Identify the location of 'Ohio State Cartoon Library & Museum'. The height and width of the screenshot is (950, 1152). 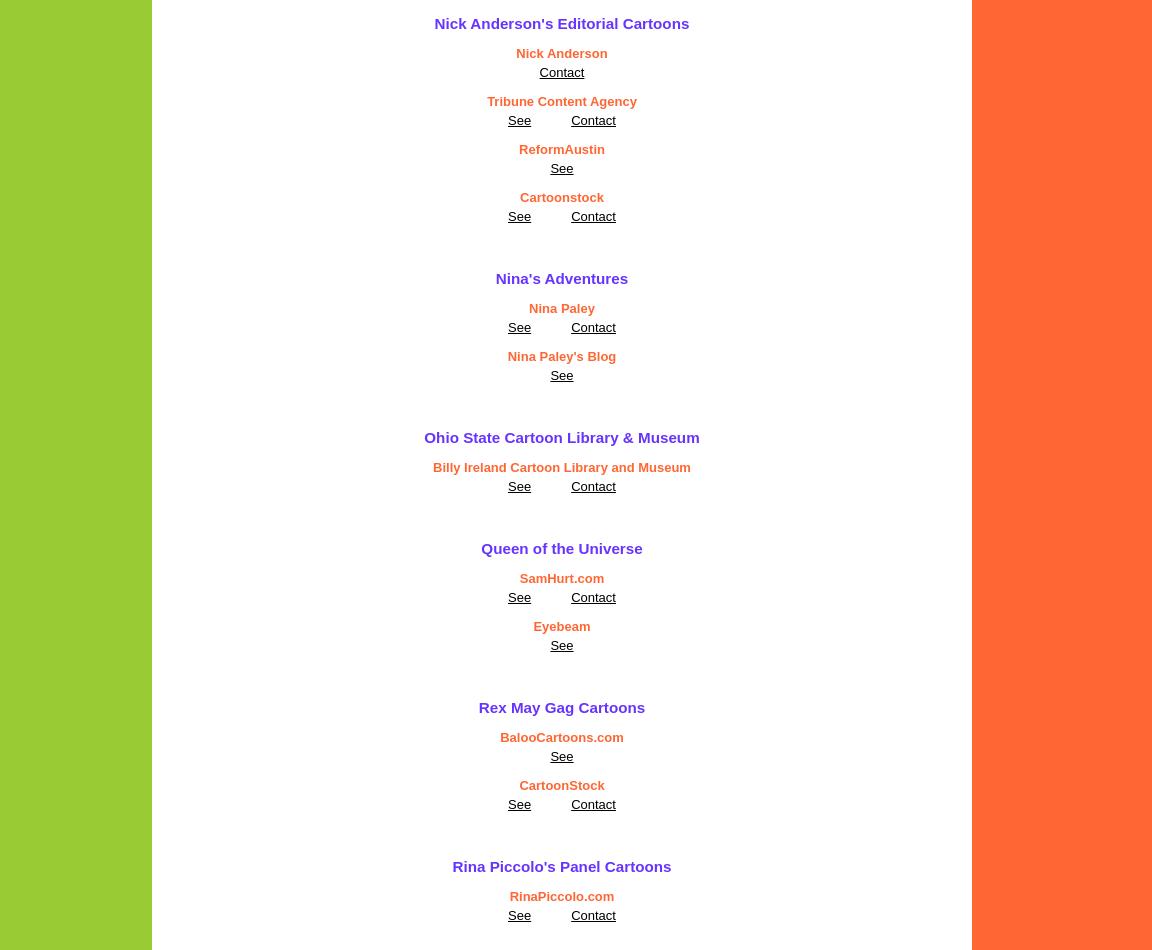
(423, 436).